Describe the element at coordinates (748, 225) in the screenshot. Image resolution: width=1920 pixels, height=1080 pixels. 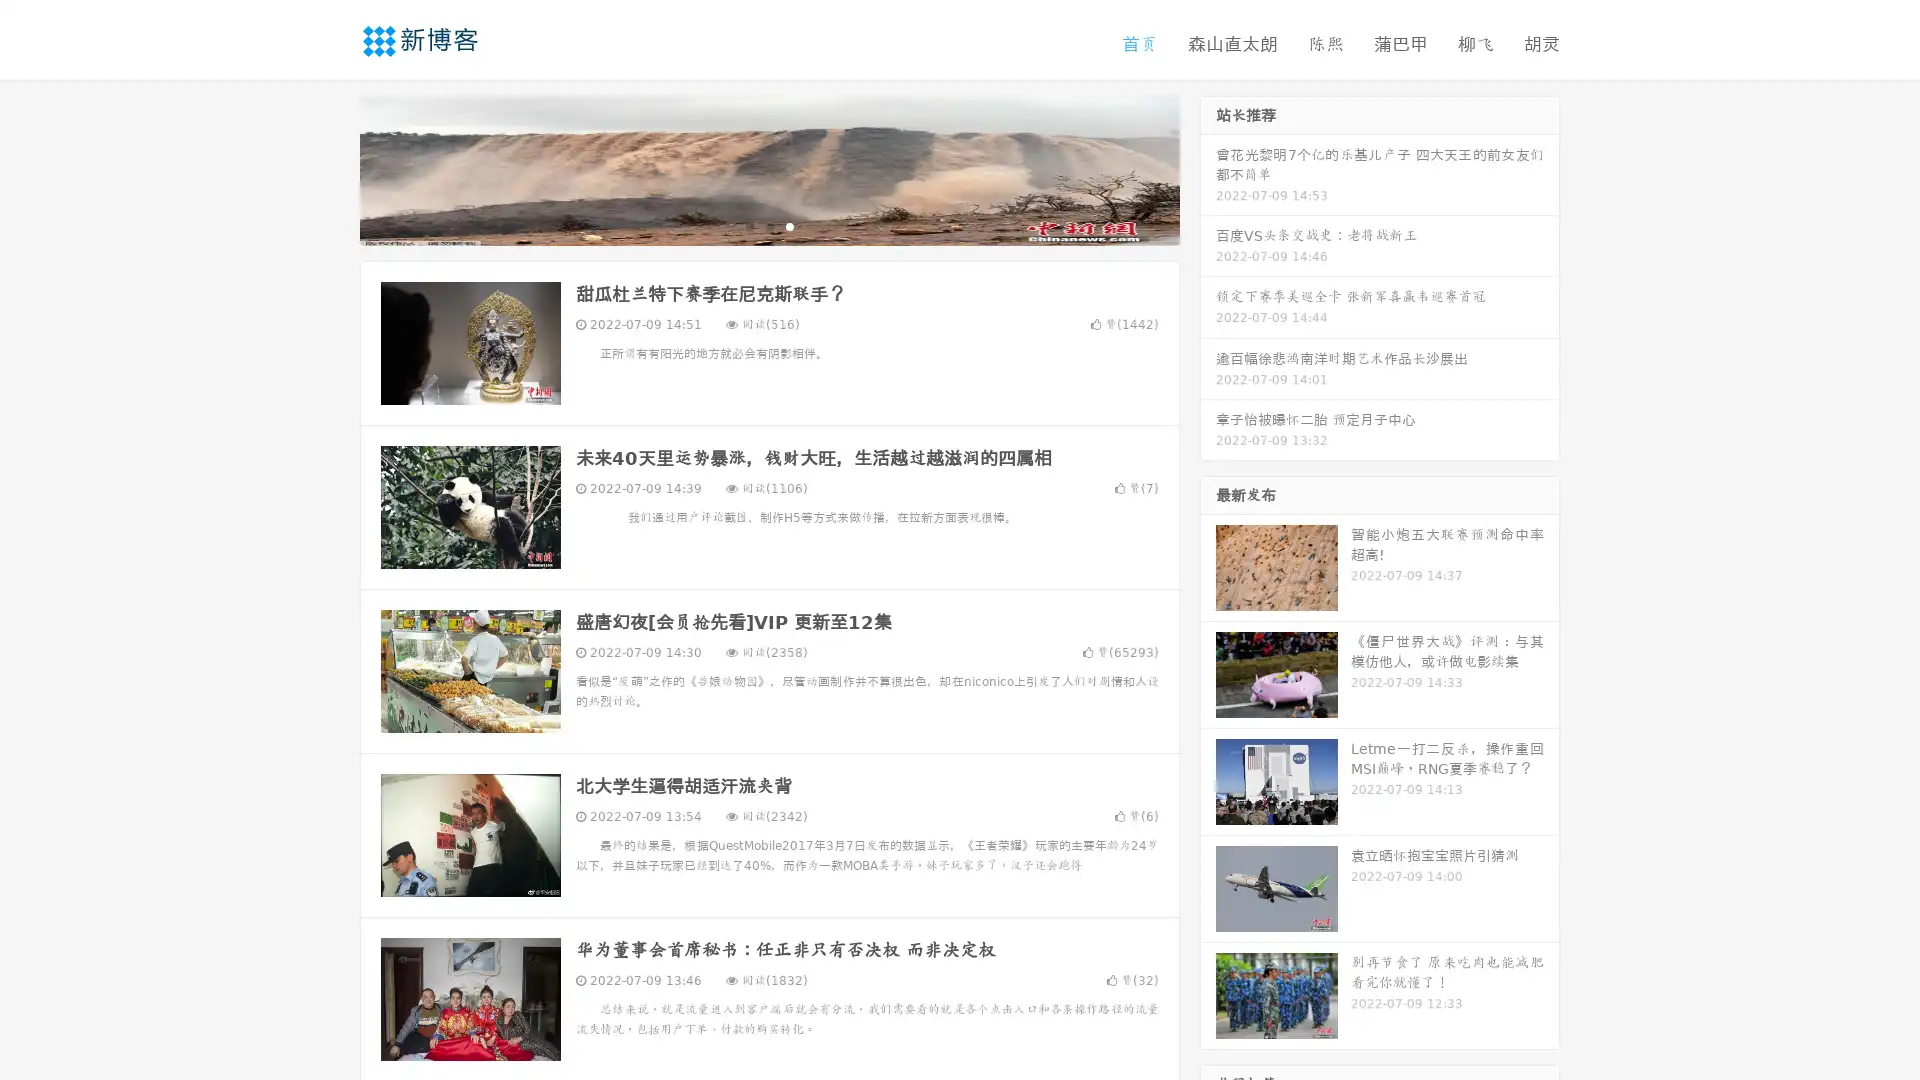
I see `Go to slide 1` at that location.